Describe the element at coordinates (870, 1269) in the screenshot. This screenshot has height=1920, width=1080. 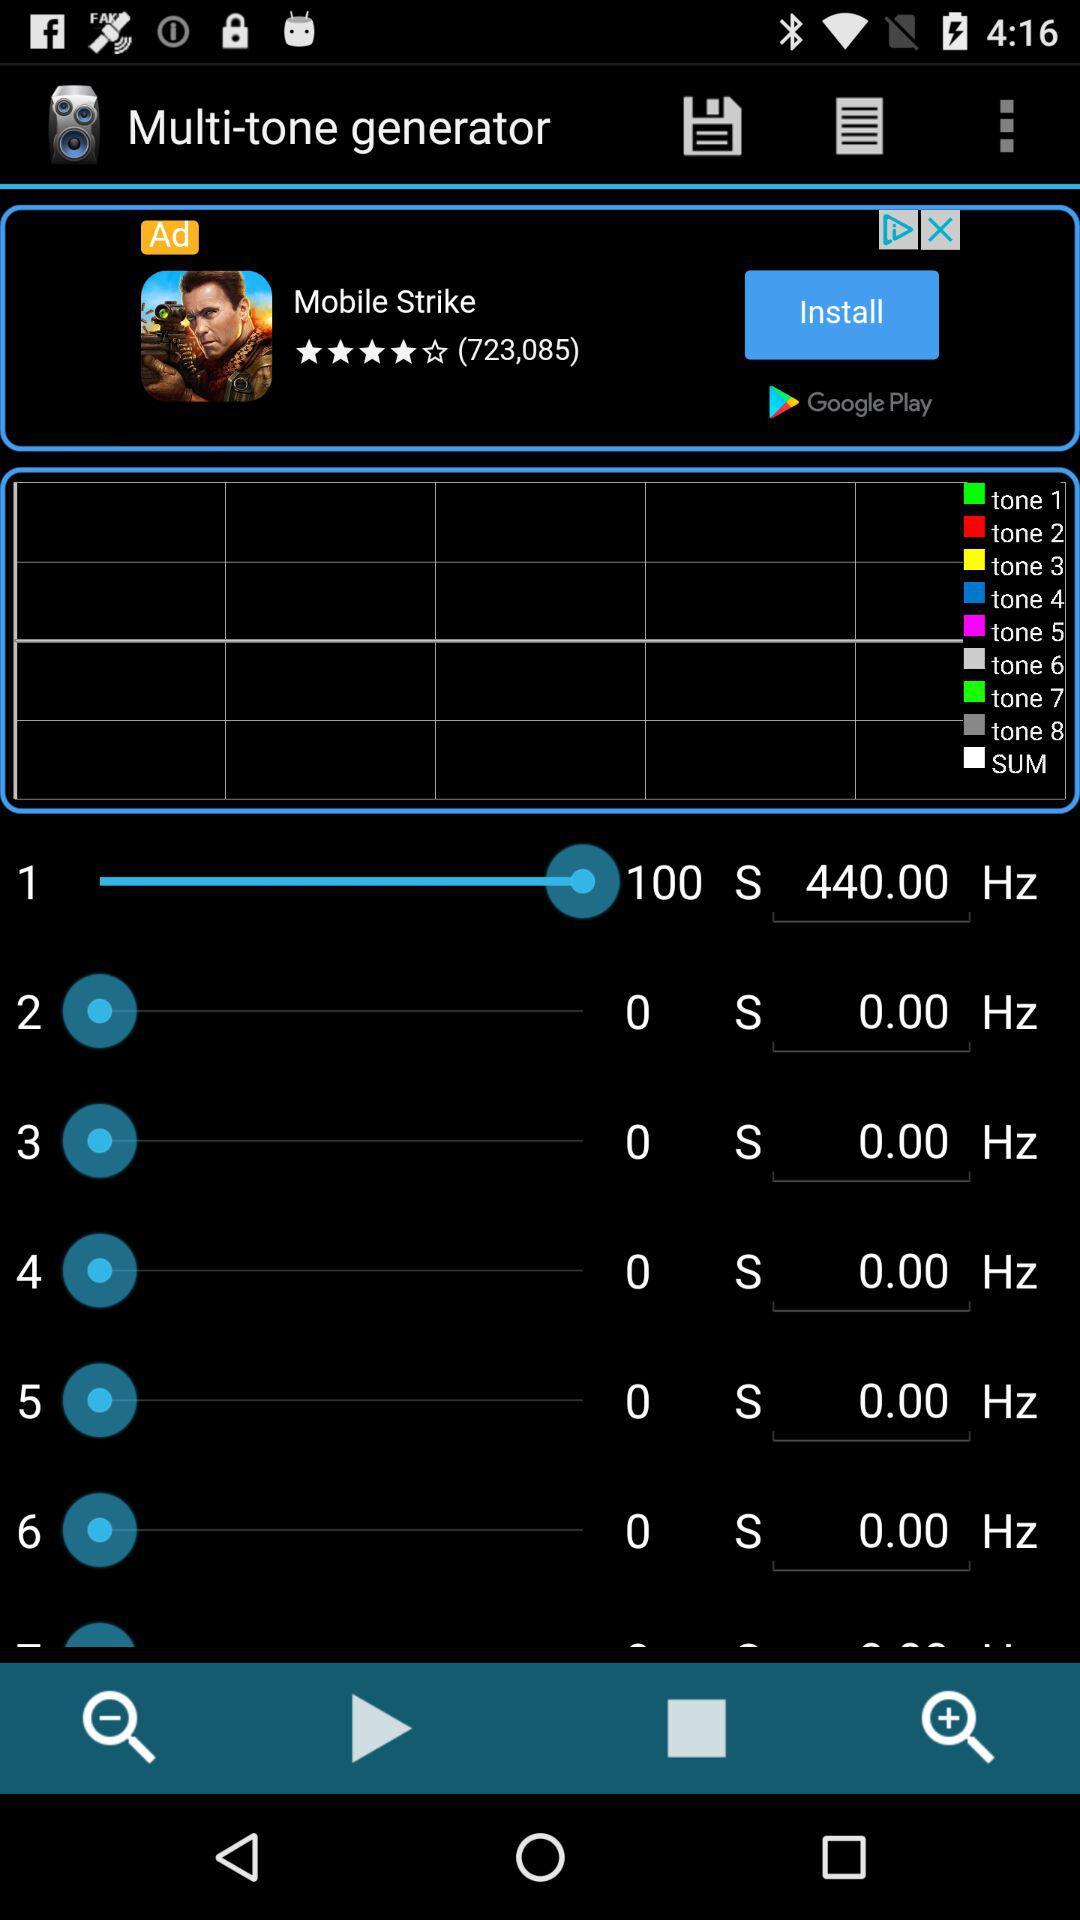
I see `the third 000 shown below 44000` at that location.